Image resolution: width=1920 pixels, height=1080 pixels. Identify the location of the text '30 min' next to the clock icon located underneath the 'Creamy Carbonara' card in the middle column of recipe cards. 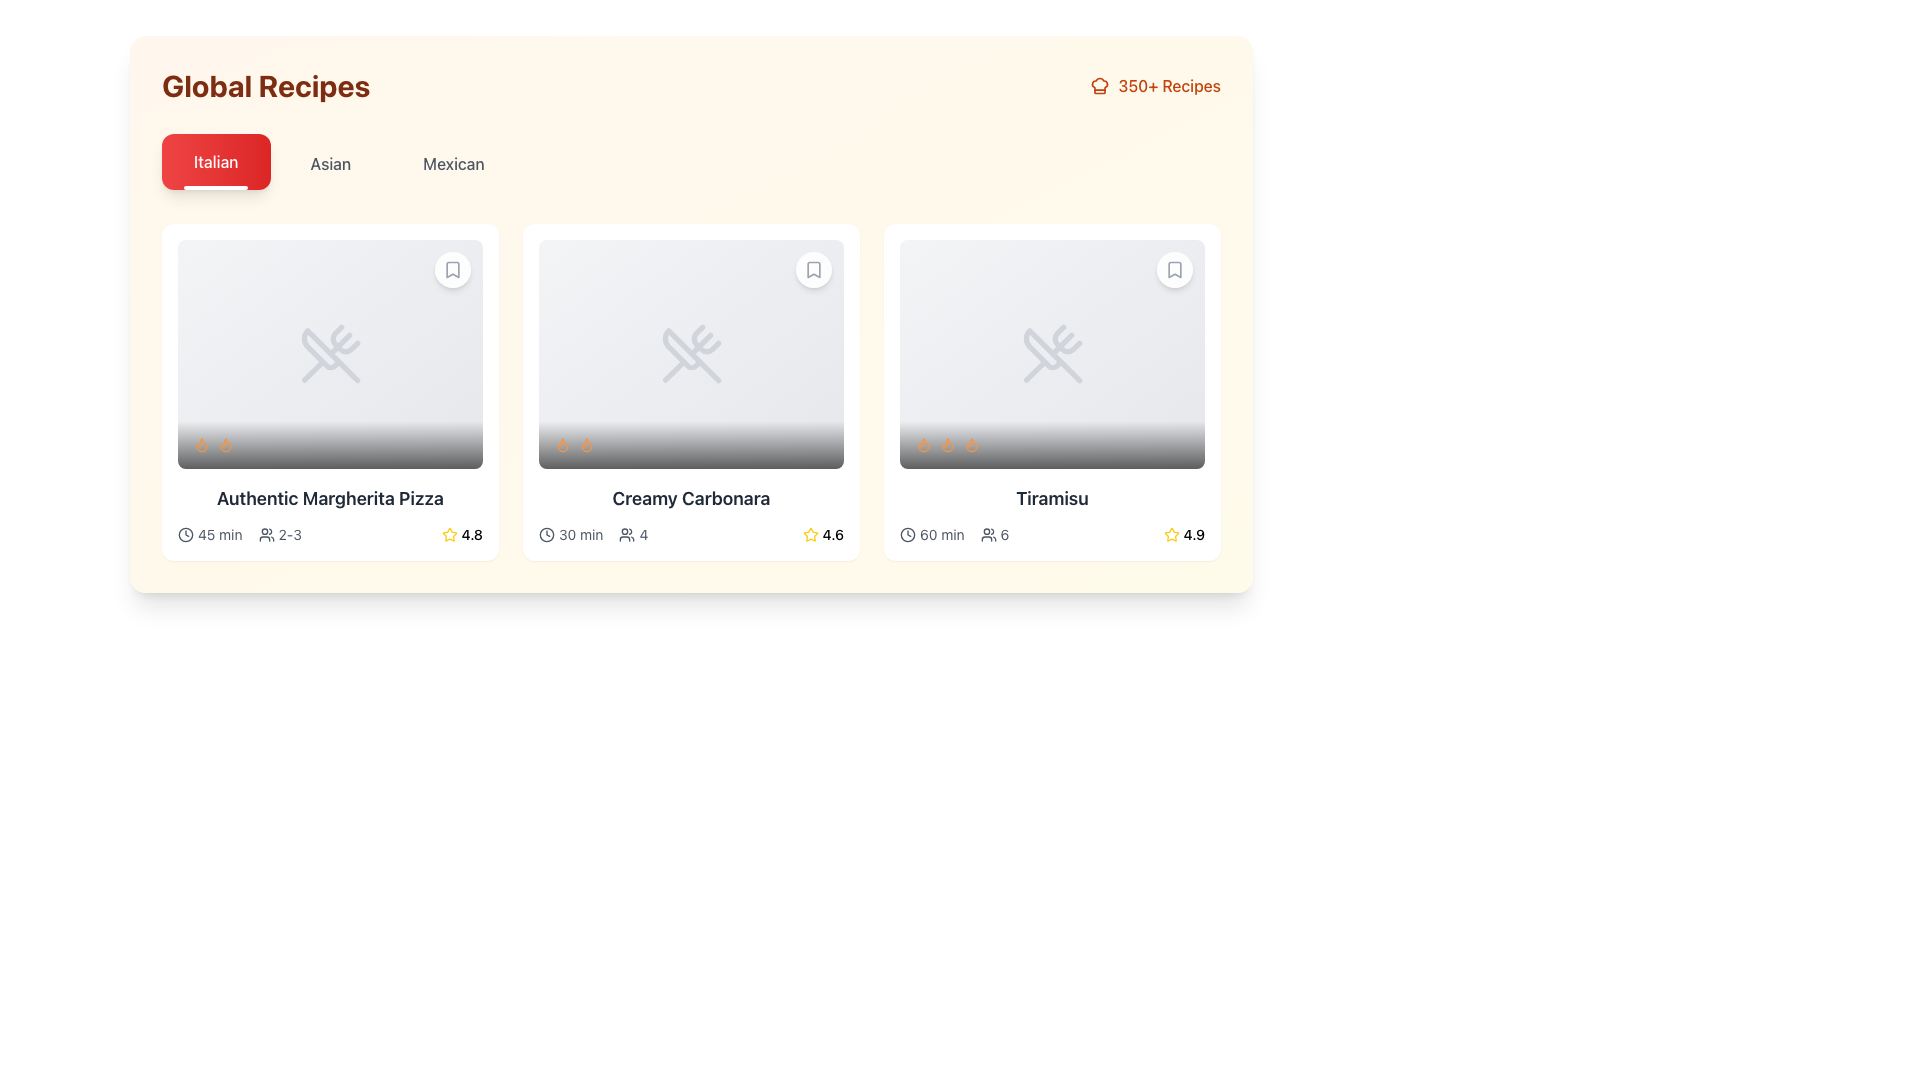
(570, 533).